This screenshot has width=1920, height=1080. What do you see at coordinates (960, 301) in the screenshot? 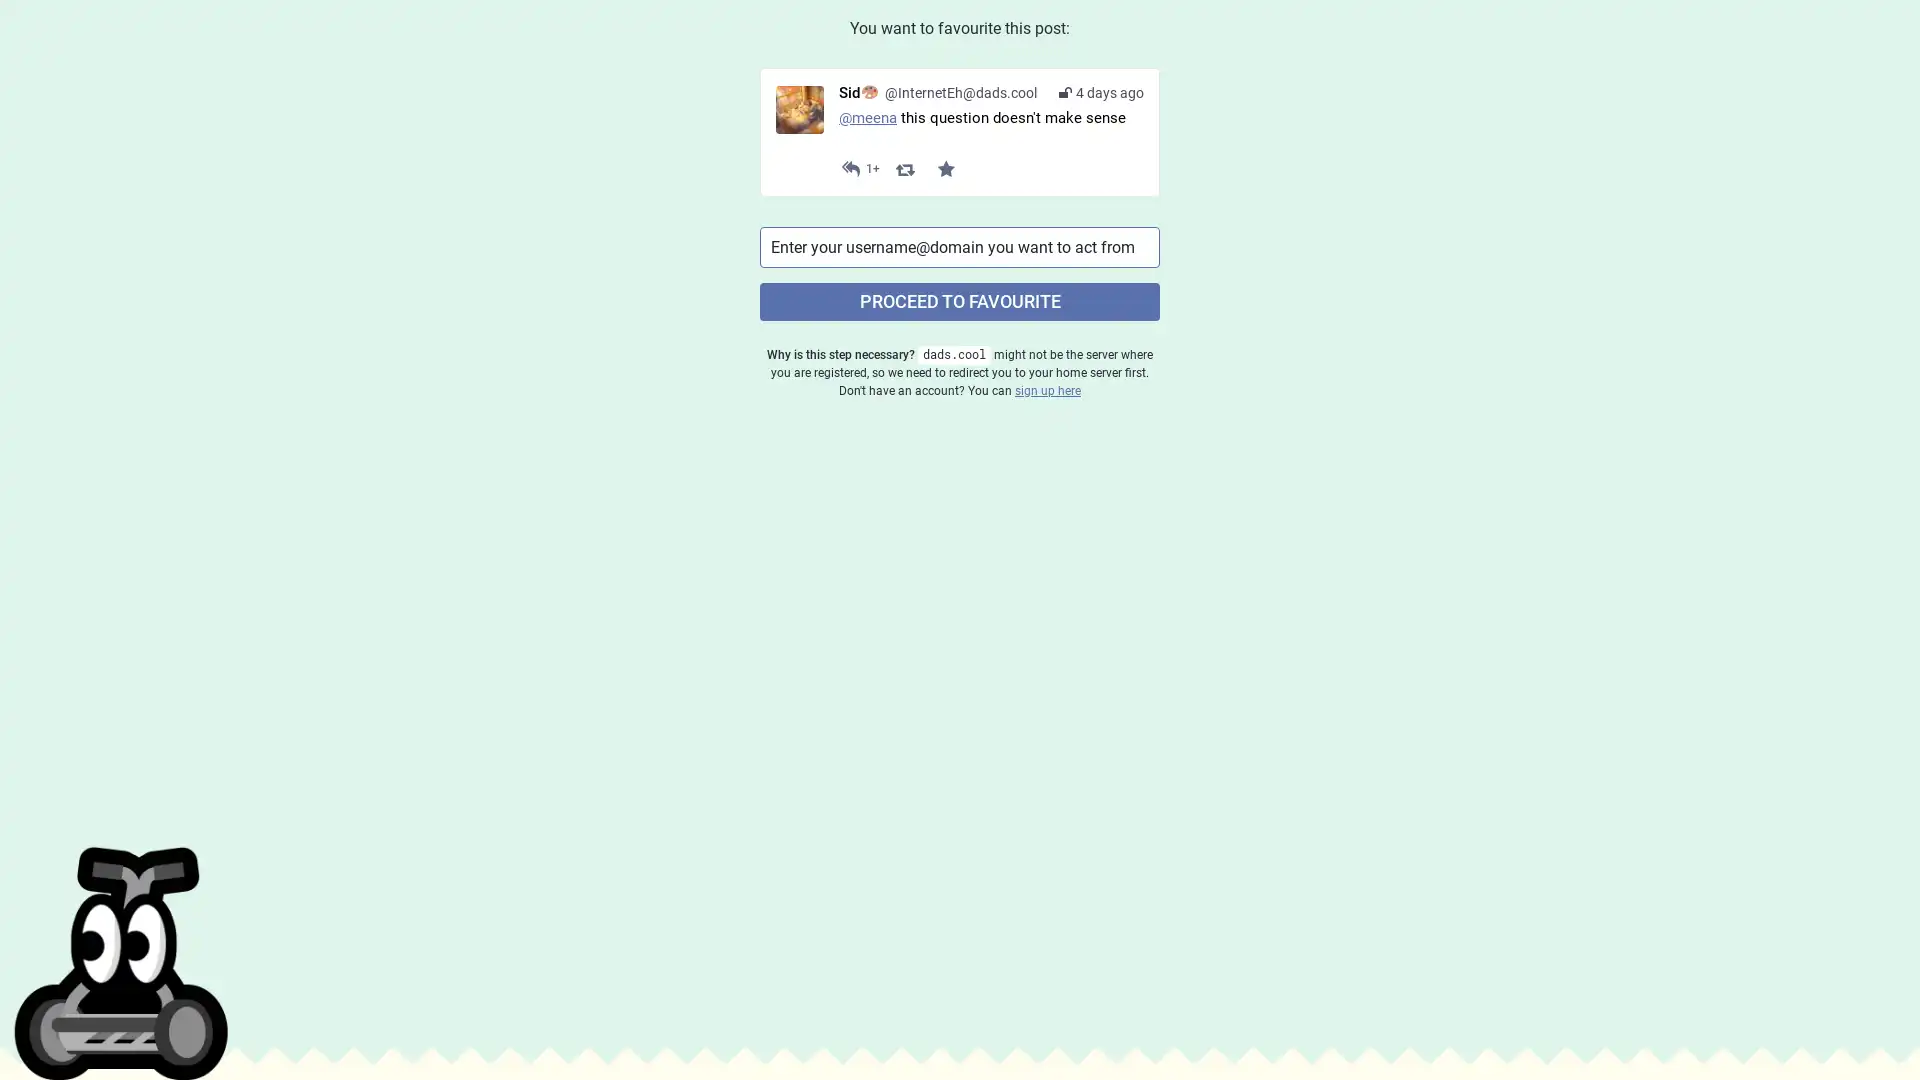
I see `PROCEED TO FAVOURITE` at bounding box center [960, 301].